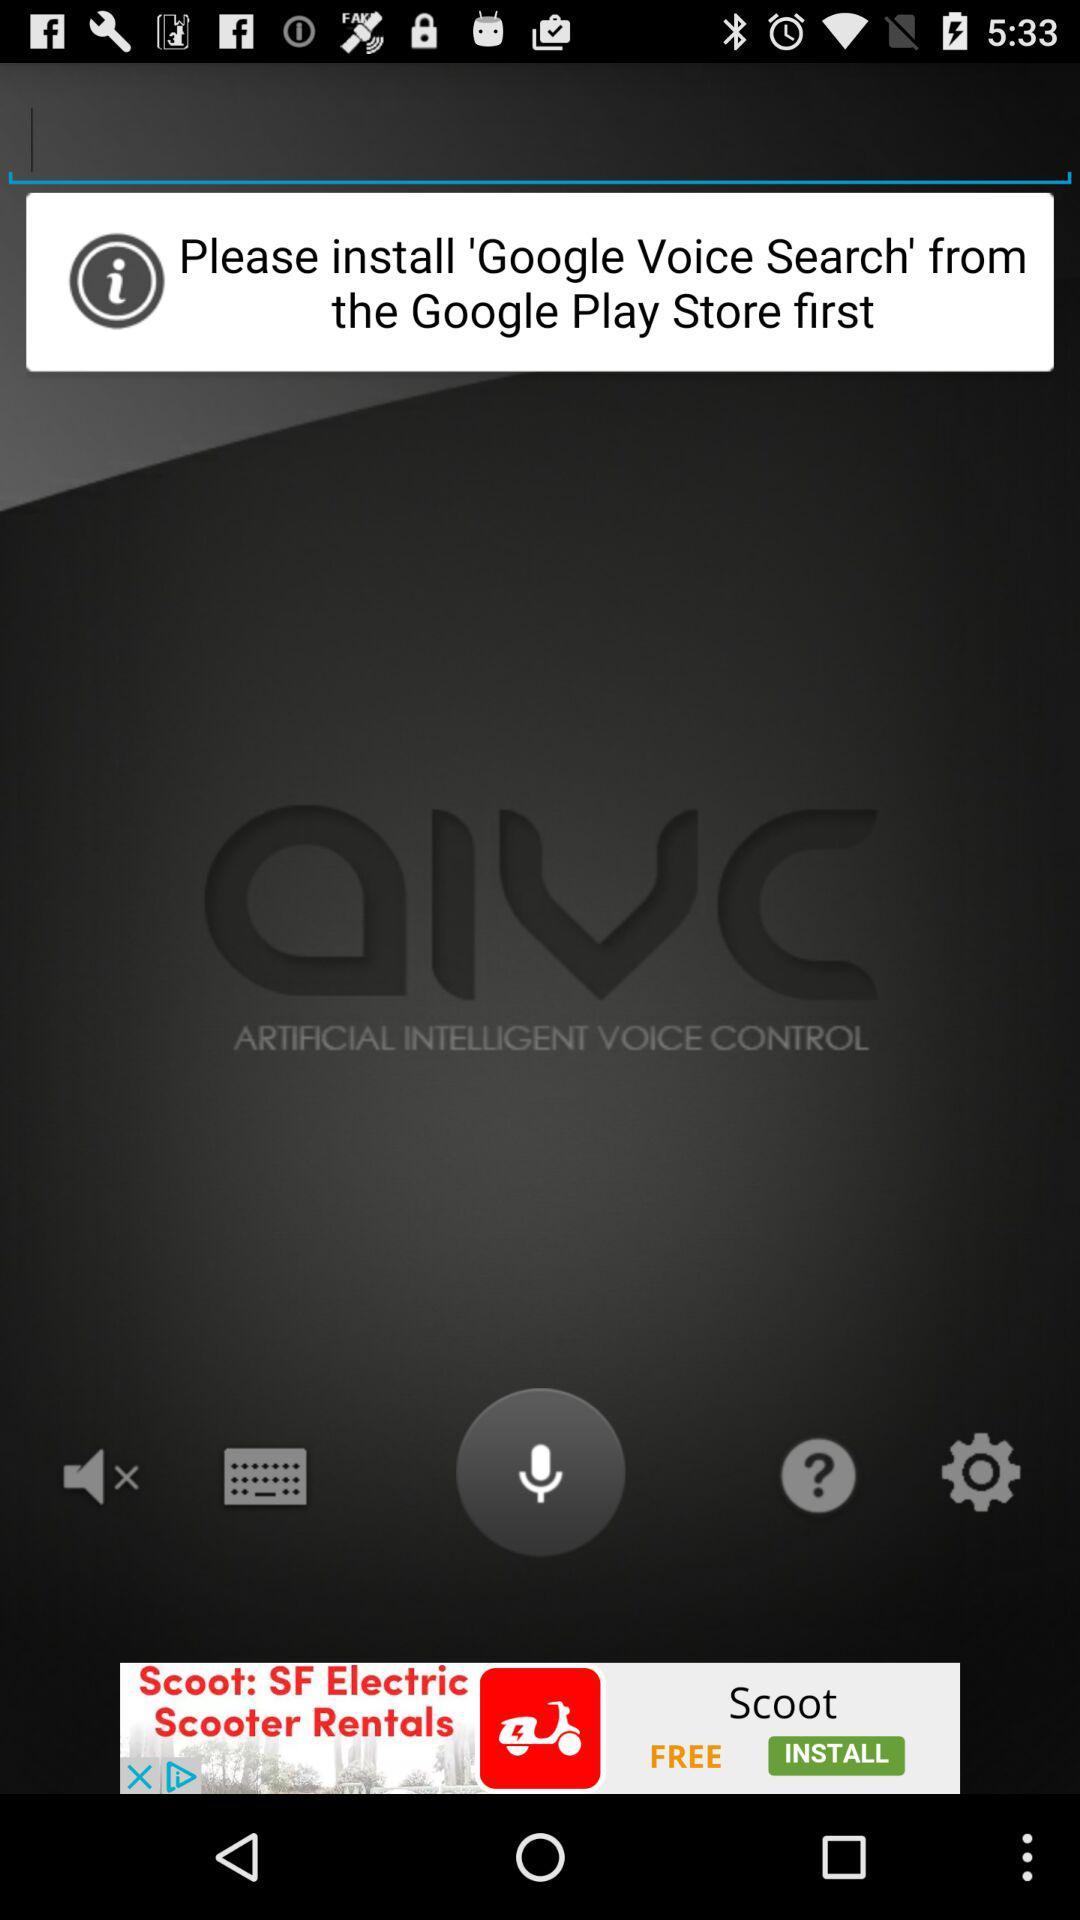 This screenshot has height=1920, width=1080. What do you see at coordinates (816, 1575) in the screenshot?
I see `the help icon` at bounding box center [816, 1575].